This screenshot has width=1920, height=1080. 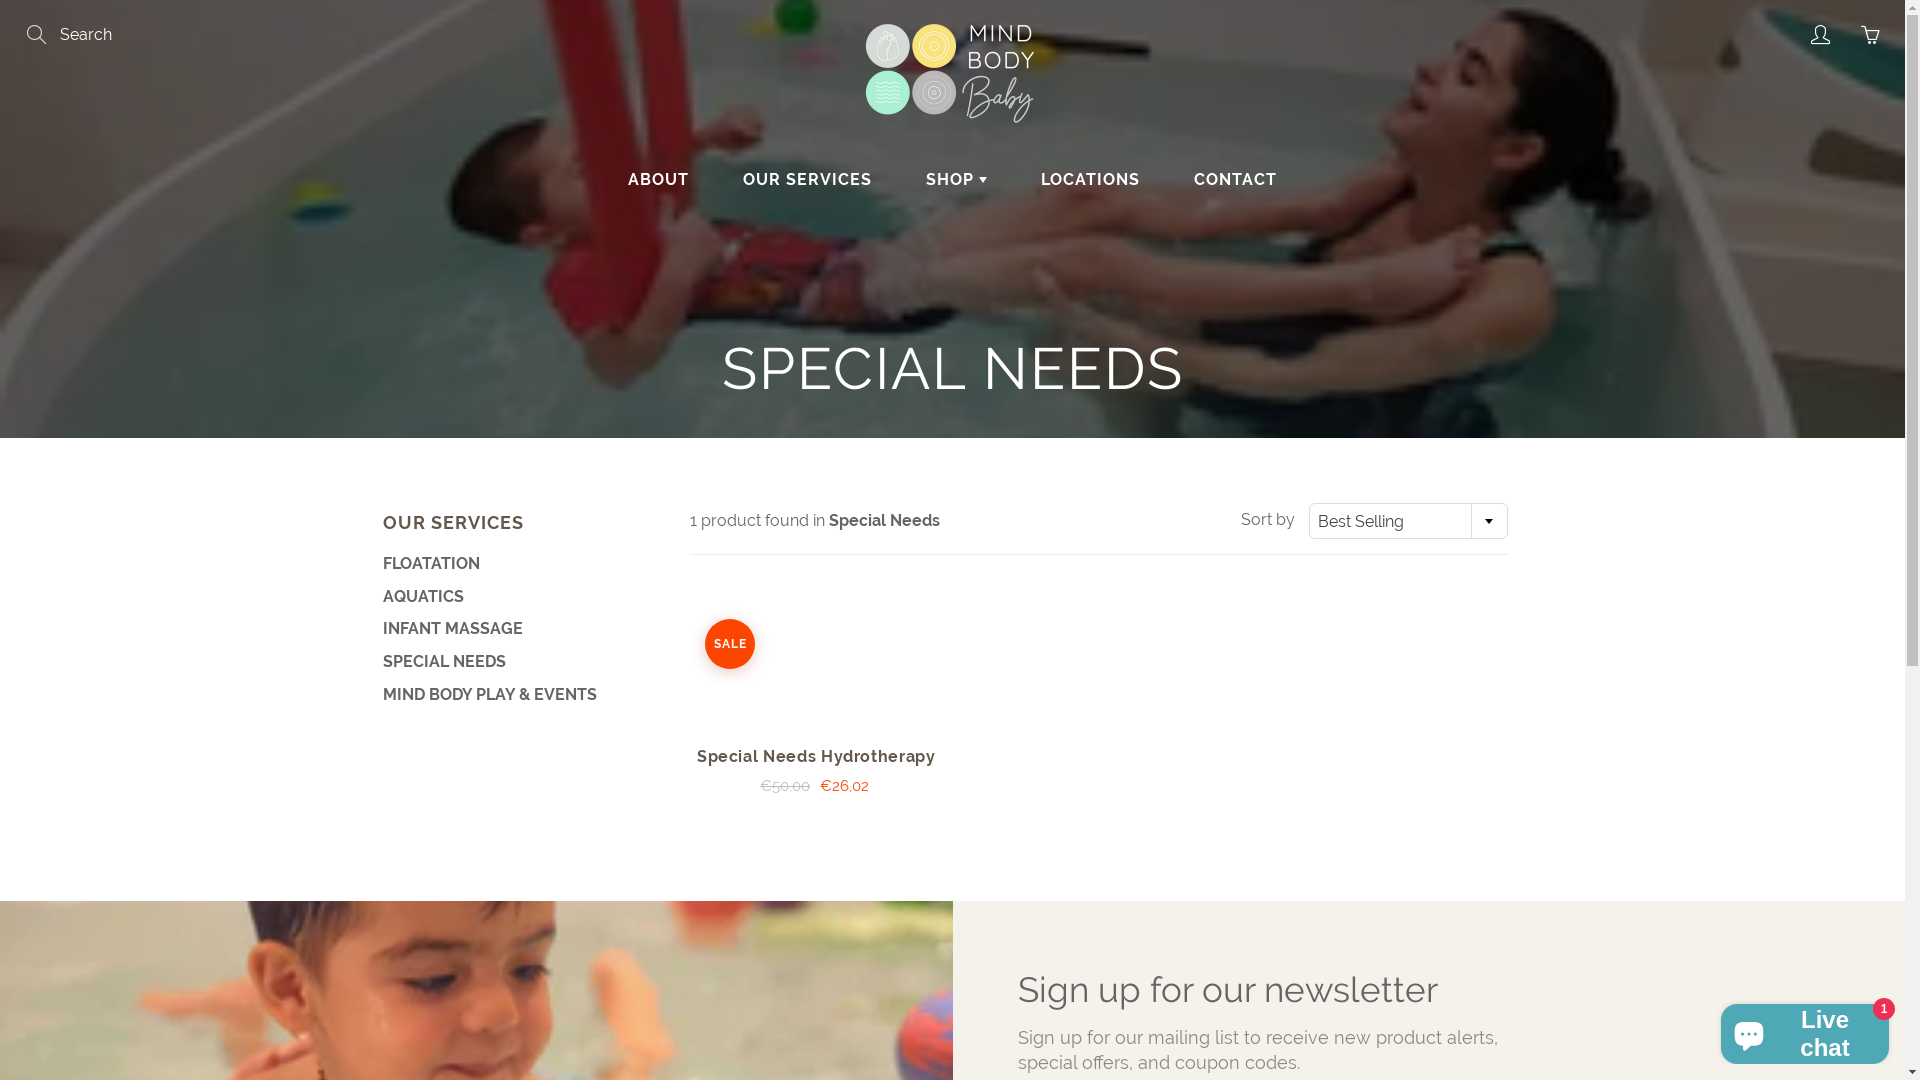 I want to click on 'ABOUT', so click(x=602, y=180).